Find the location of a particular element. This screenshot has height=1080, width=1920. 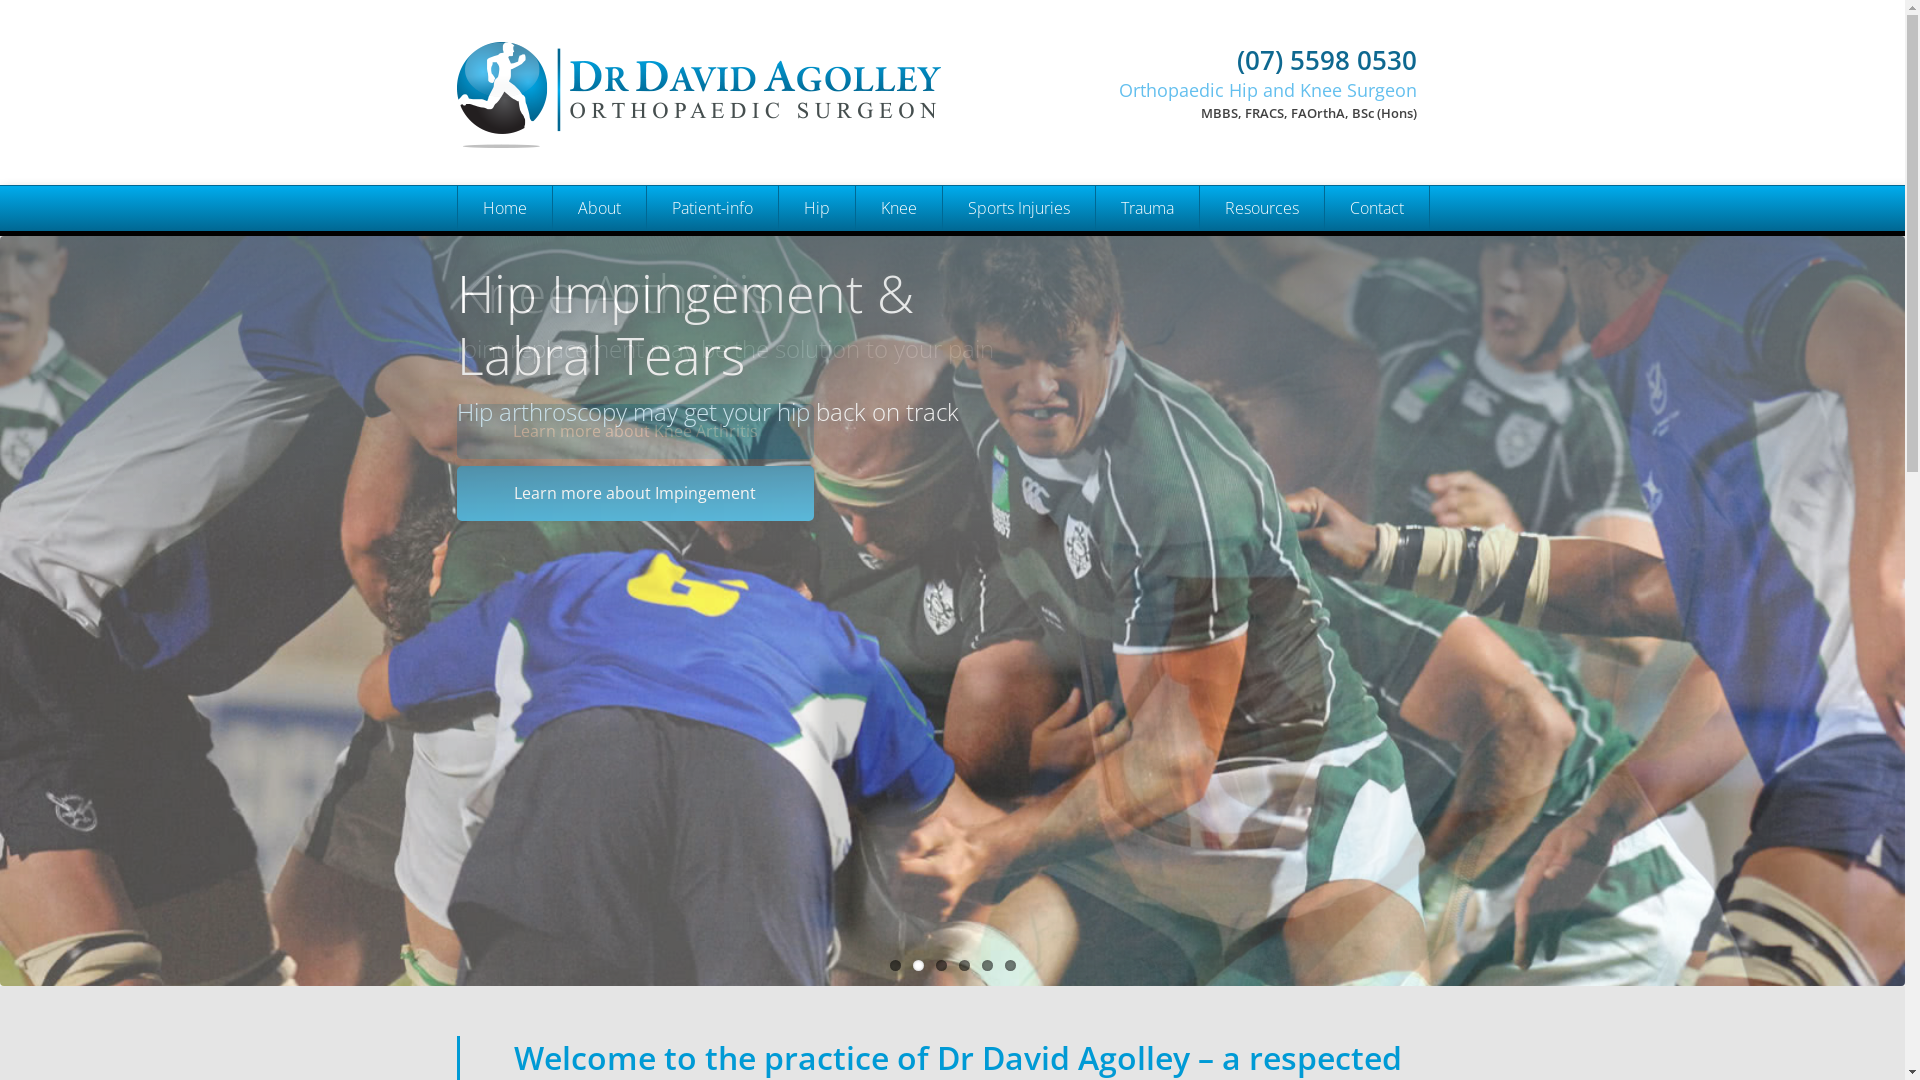

'Home' is located at coordinates (455, 208).